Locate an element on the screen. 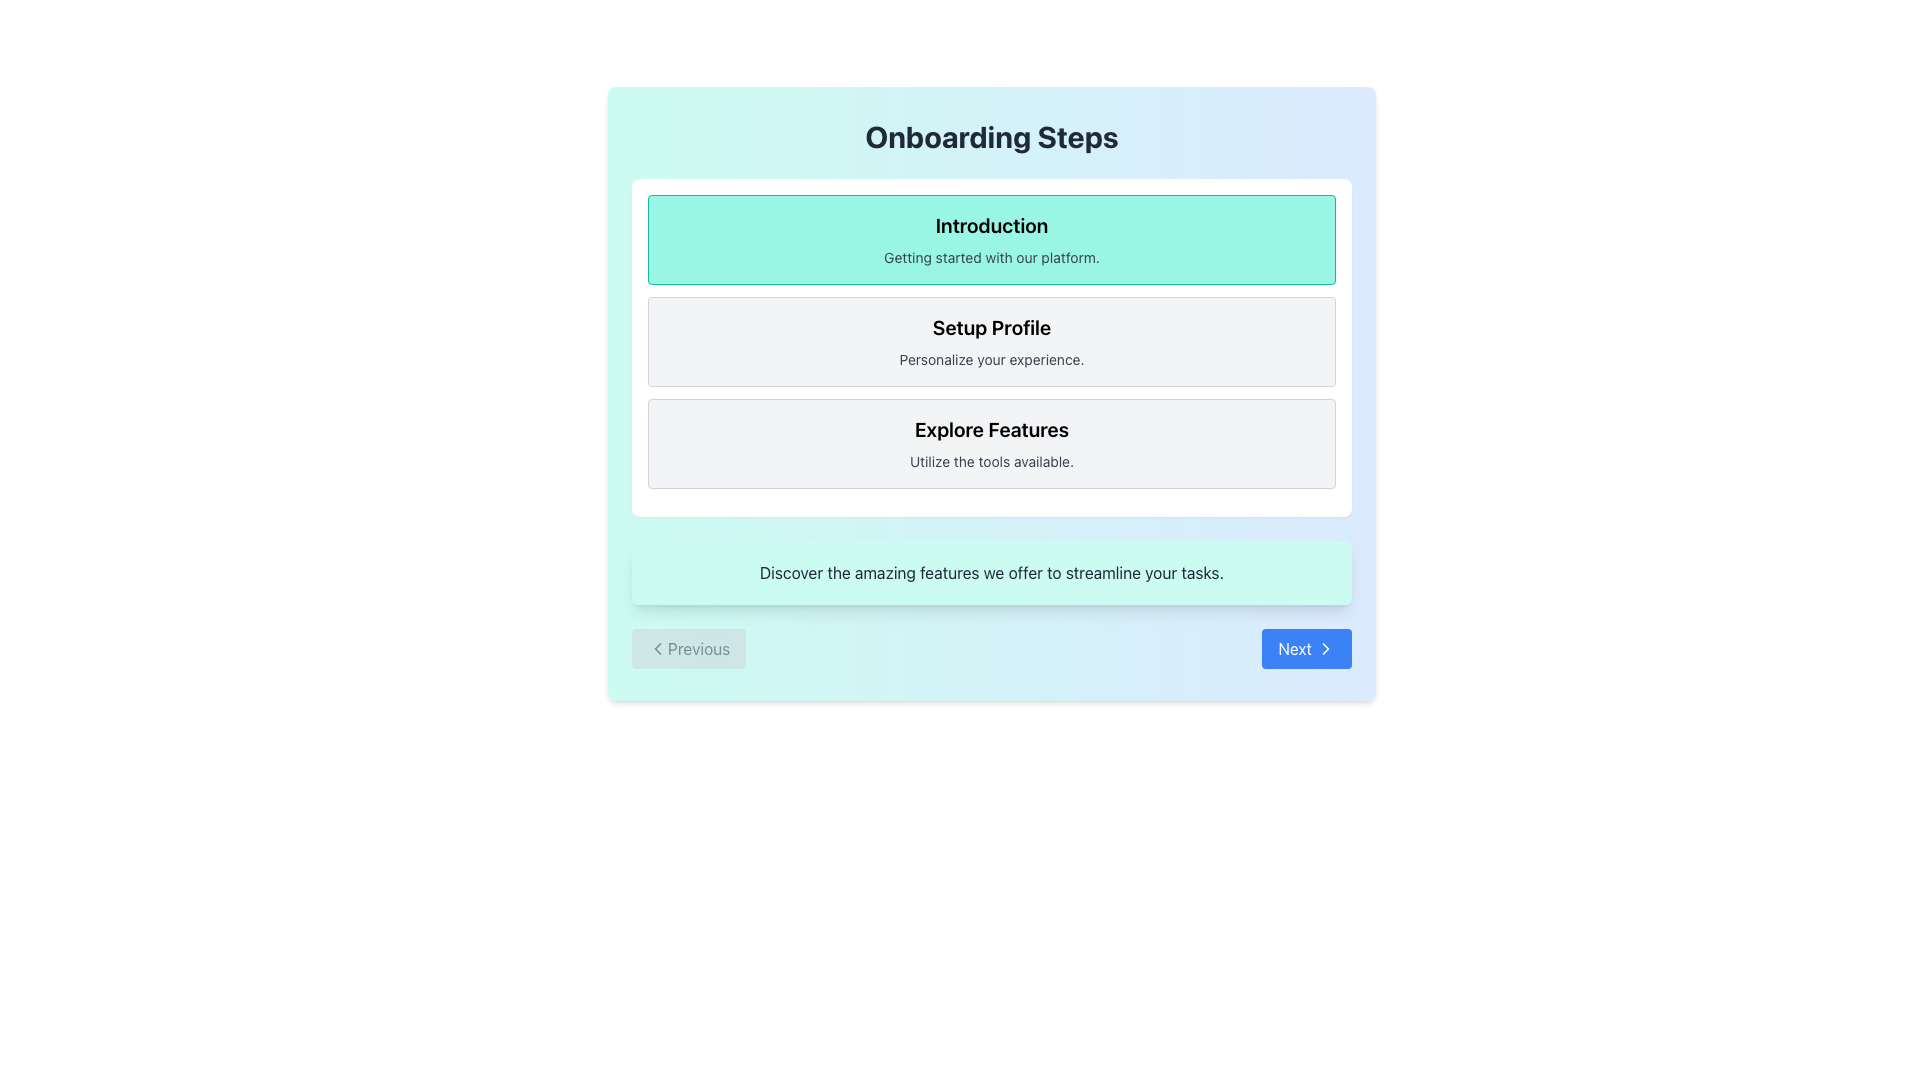  the small, left-pointing chevron icon associated with the 'Previous' button at the bottom left of the dialog is located at coordinates (657, 648).